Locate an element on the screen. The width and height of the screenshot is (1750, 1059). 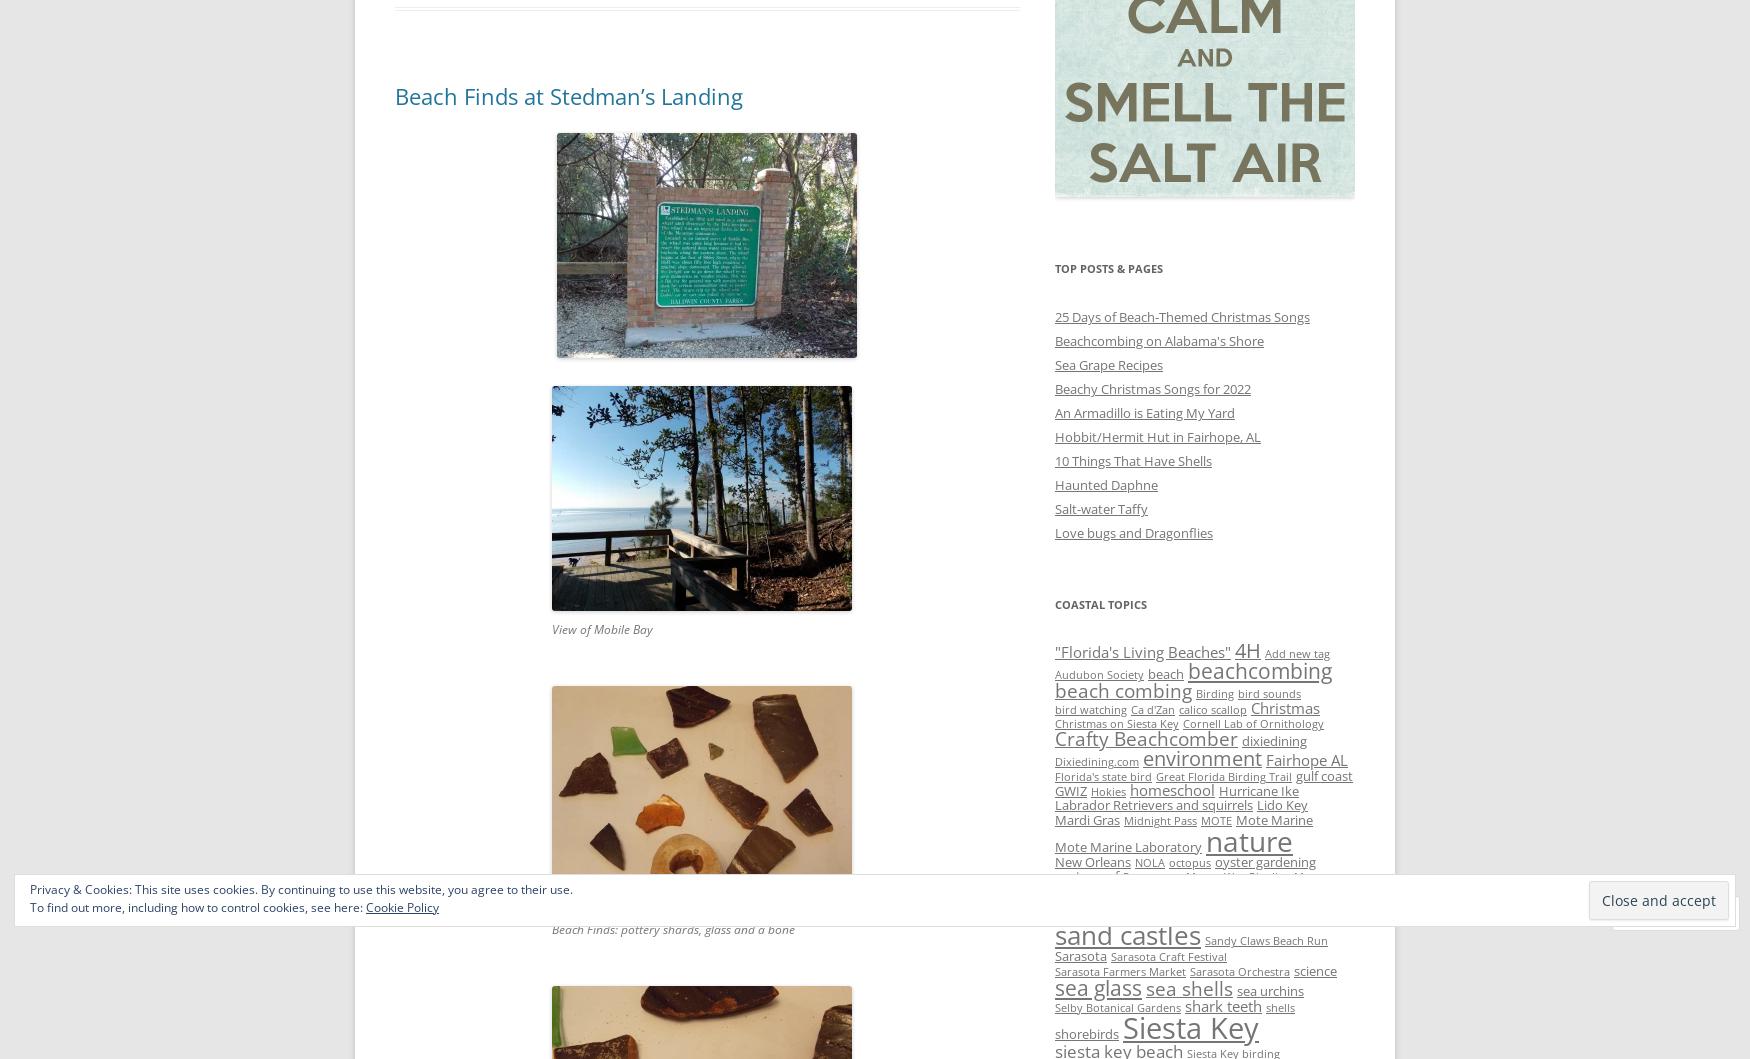
'sea glass' is located at coordinates (1098, 985).